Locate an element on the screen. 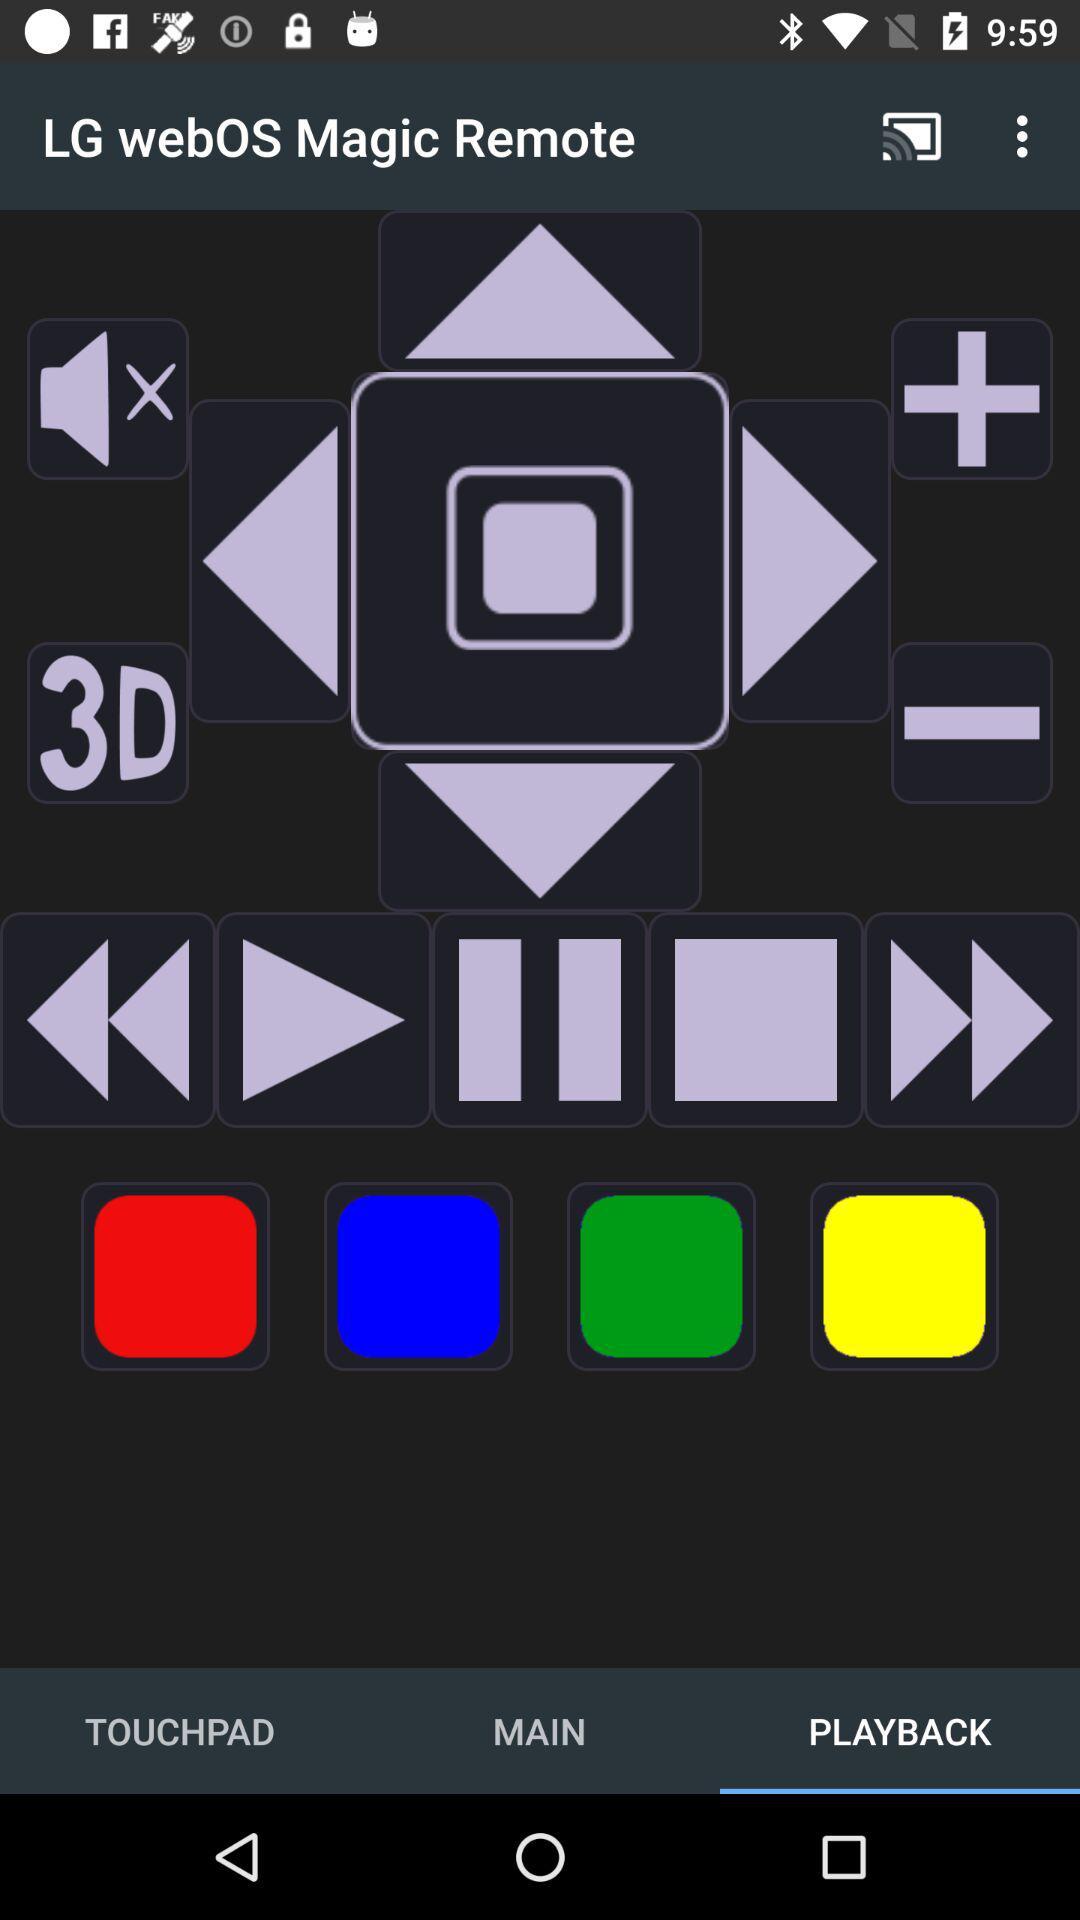 The width and height of the screenshot is (1080, 1920). the av_forward icon is located at coordinates (971, 1019).